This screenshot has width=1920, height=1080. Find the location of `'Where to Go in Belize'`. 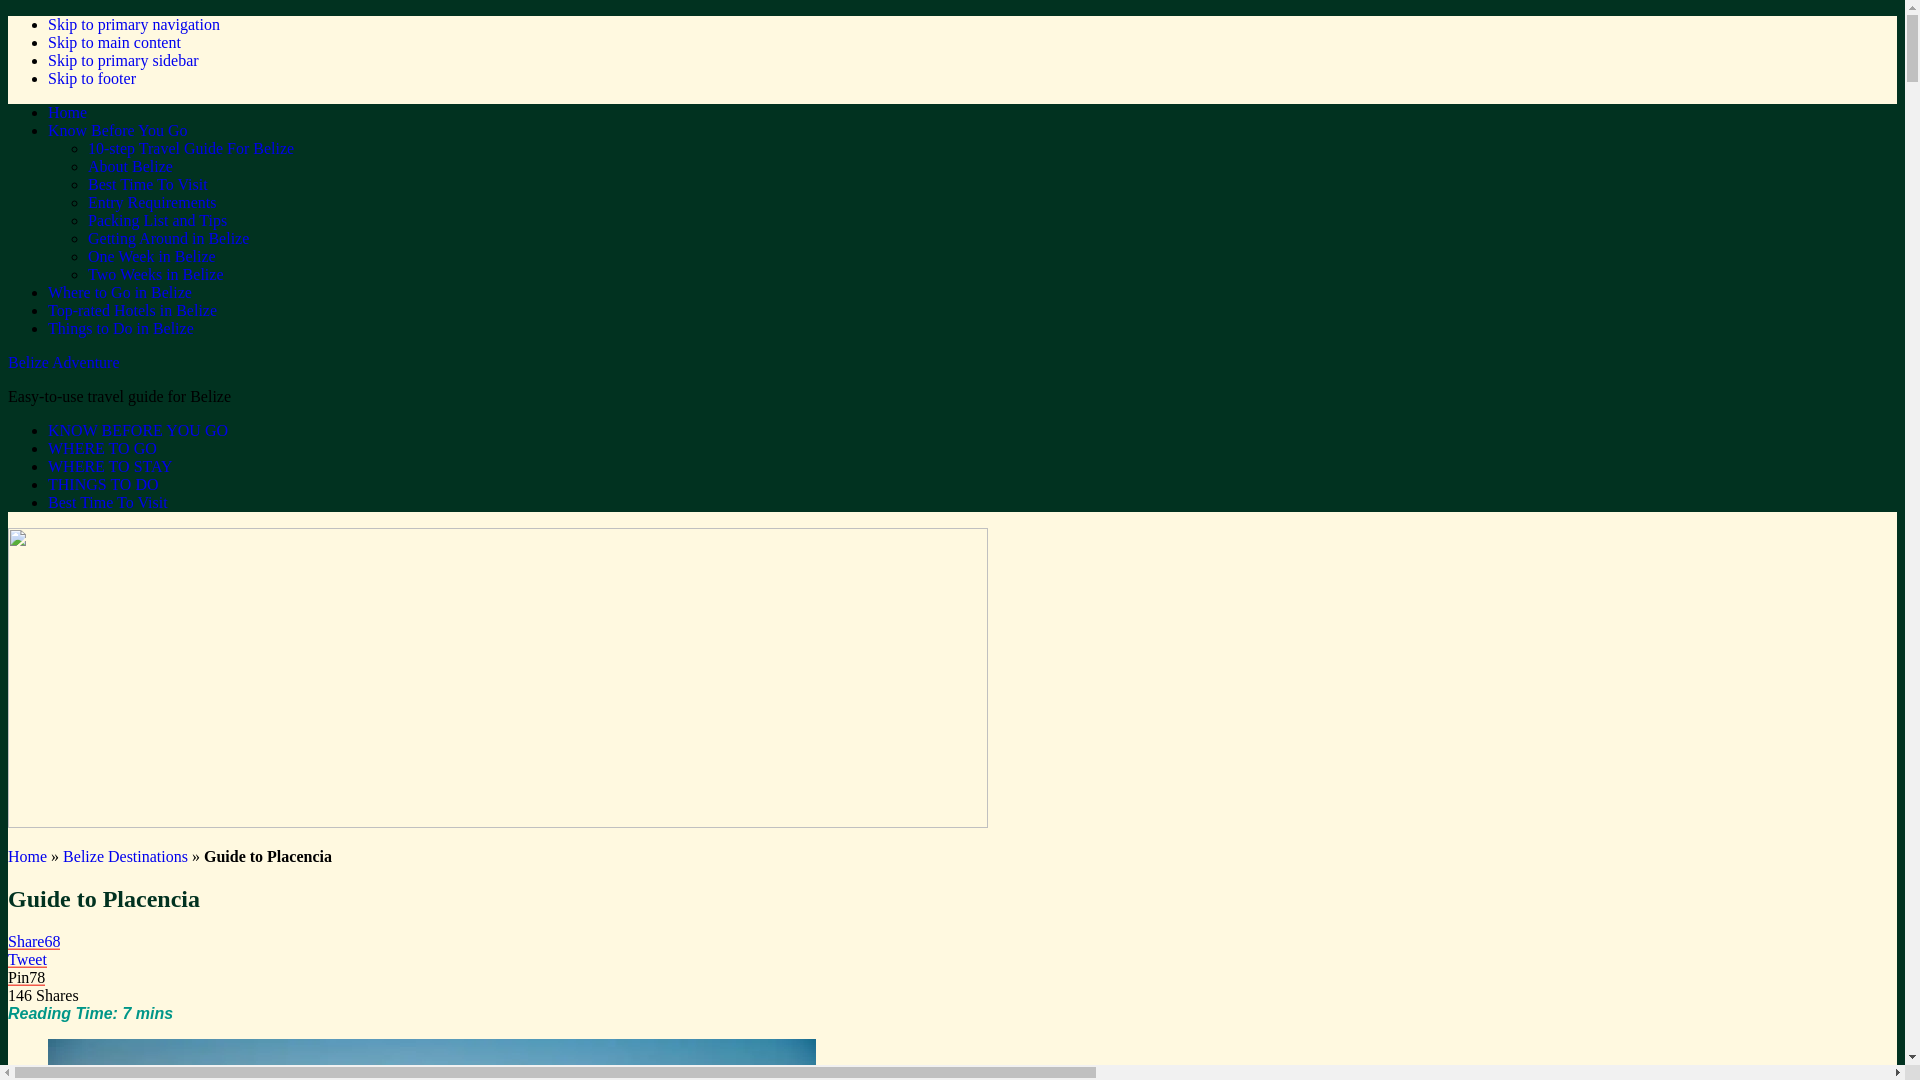

'Where to Go in Belize' is located at coordinates (119, 292).